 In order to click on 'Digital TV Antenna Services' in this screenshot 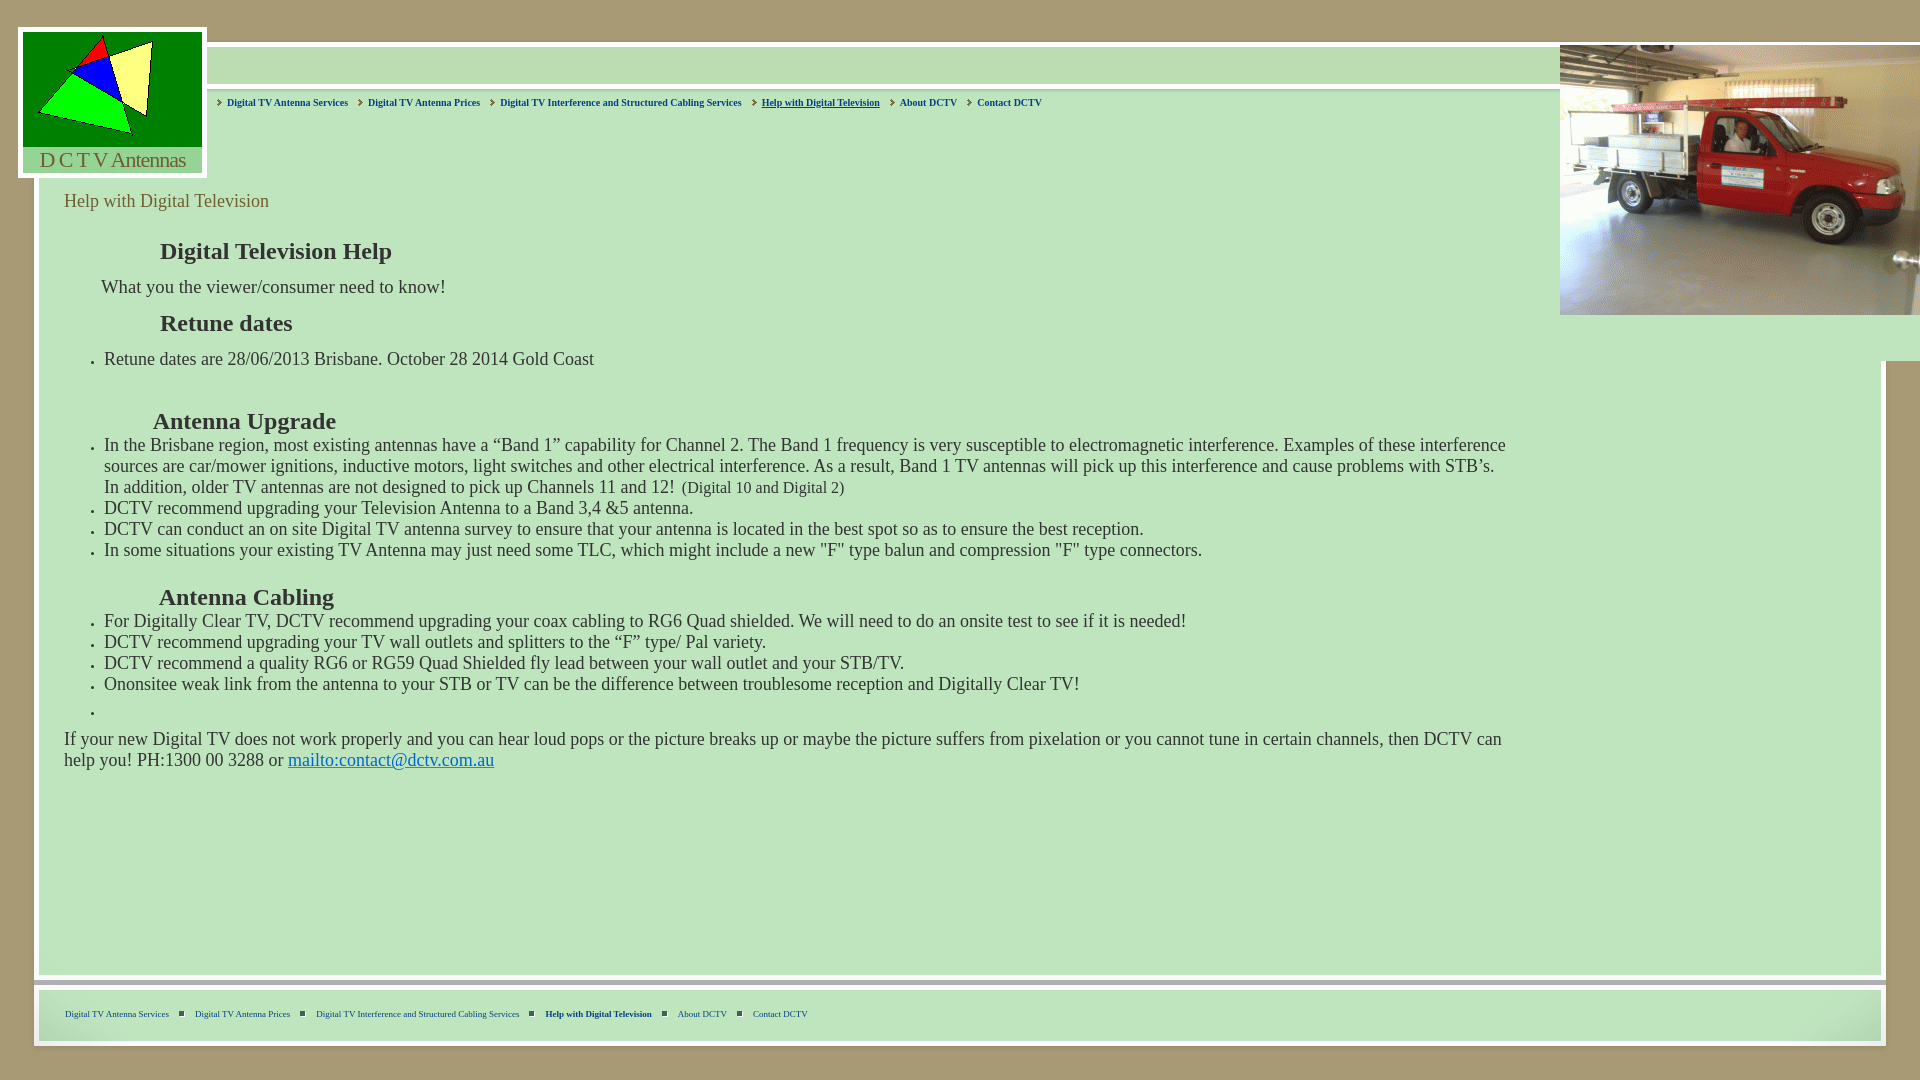, I will do `click(115, 1013)`.